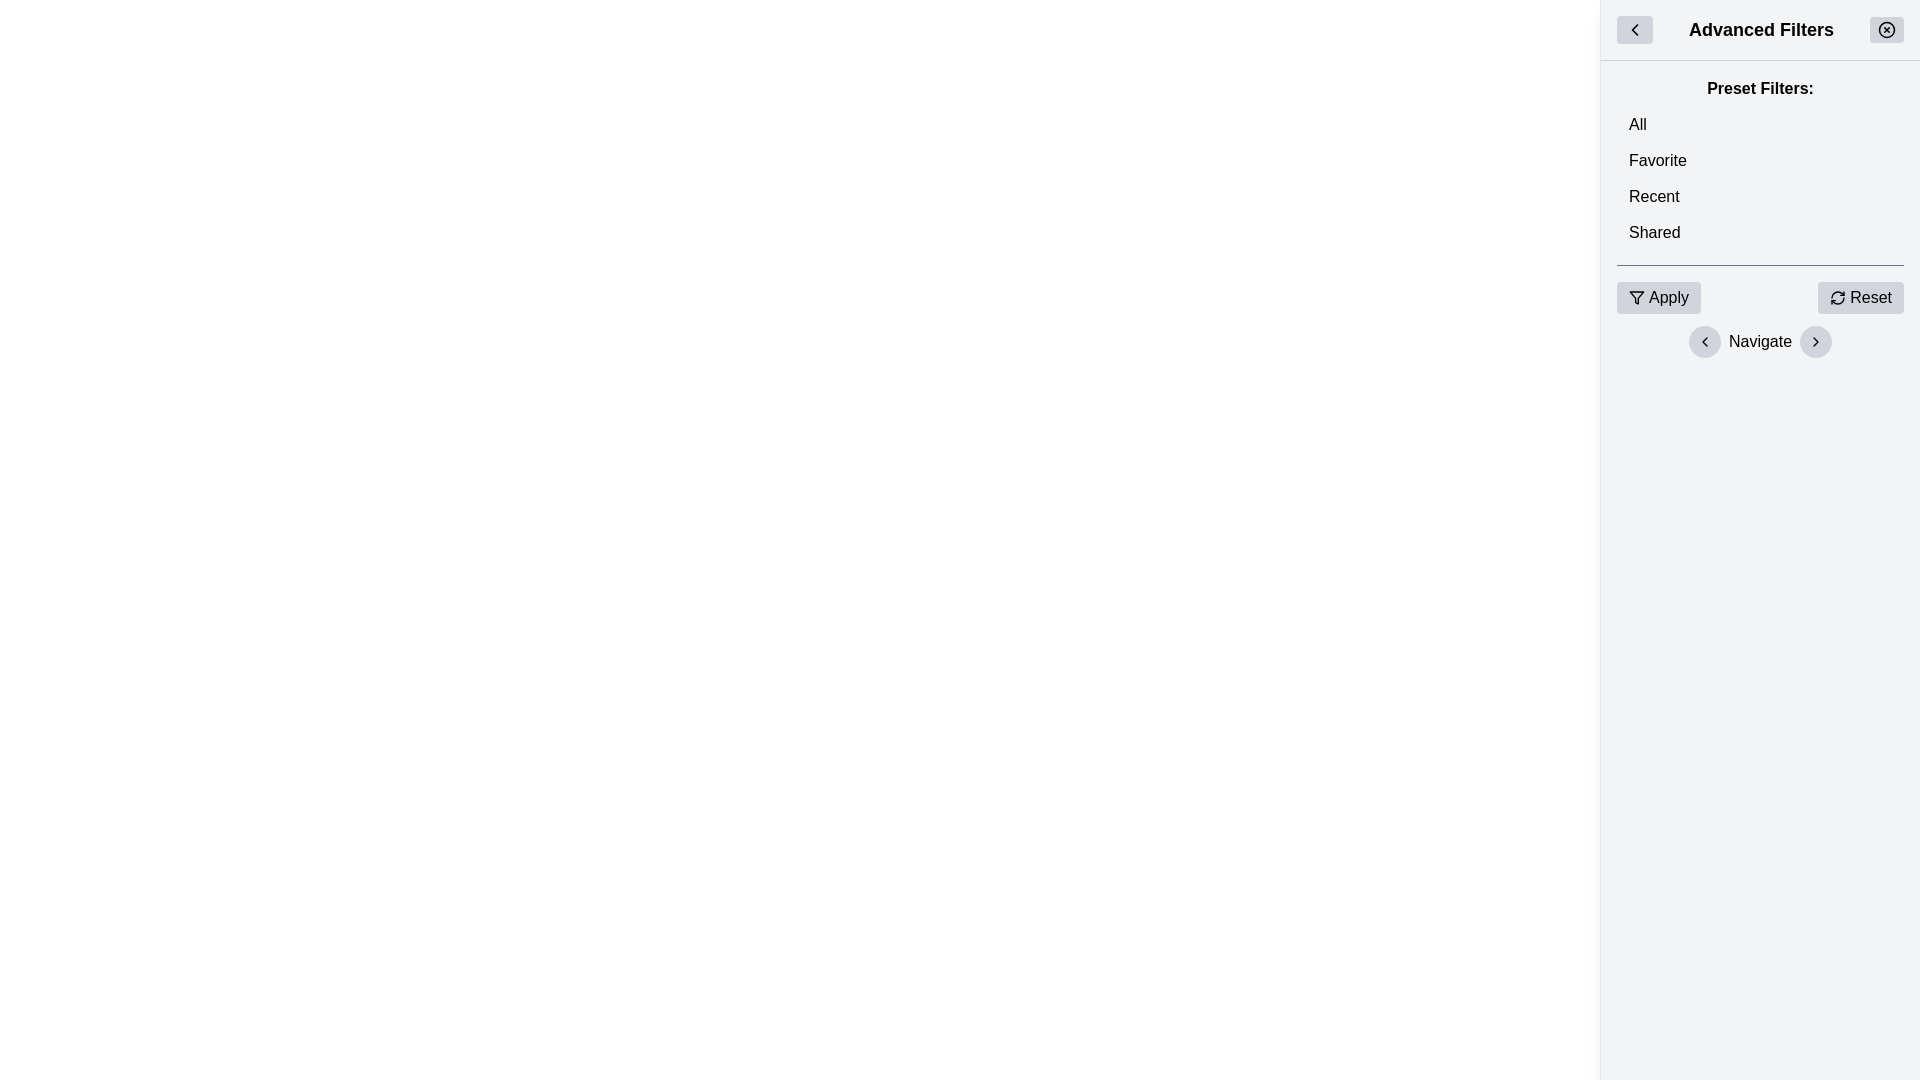 The height and width of the screenshot is (1080, 1920). What do you see at coordinates (1636, 297) in the screenshot?
I see `the filtering icon located in the upper region of the right sidebar, above the text 'Preset Filters'` at bounding box center [1636, 297].